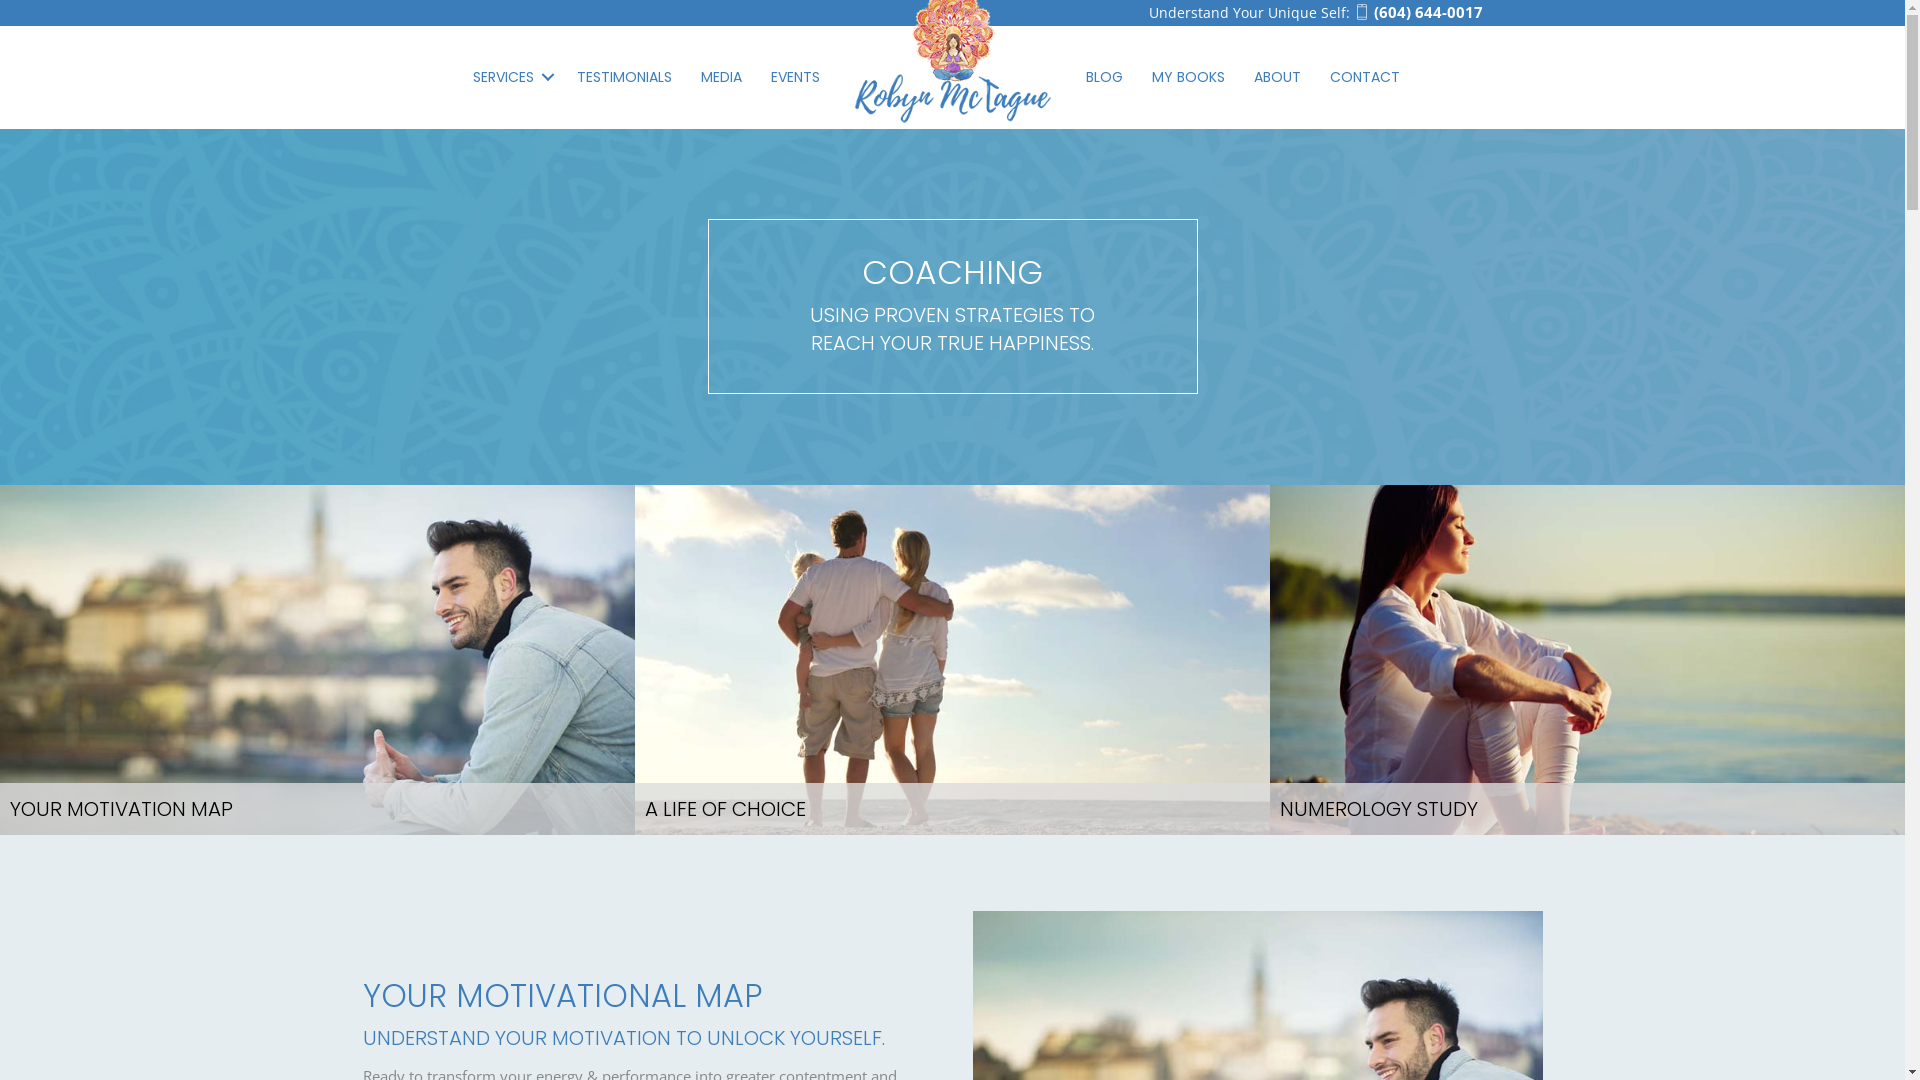 Image resolution: width=1920 pixels, height=1080 pixels. Describe the element at coordinates (316, 659) in the screenshot. I see `'YOUR MOTIVATION MAP'` at that location.